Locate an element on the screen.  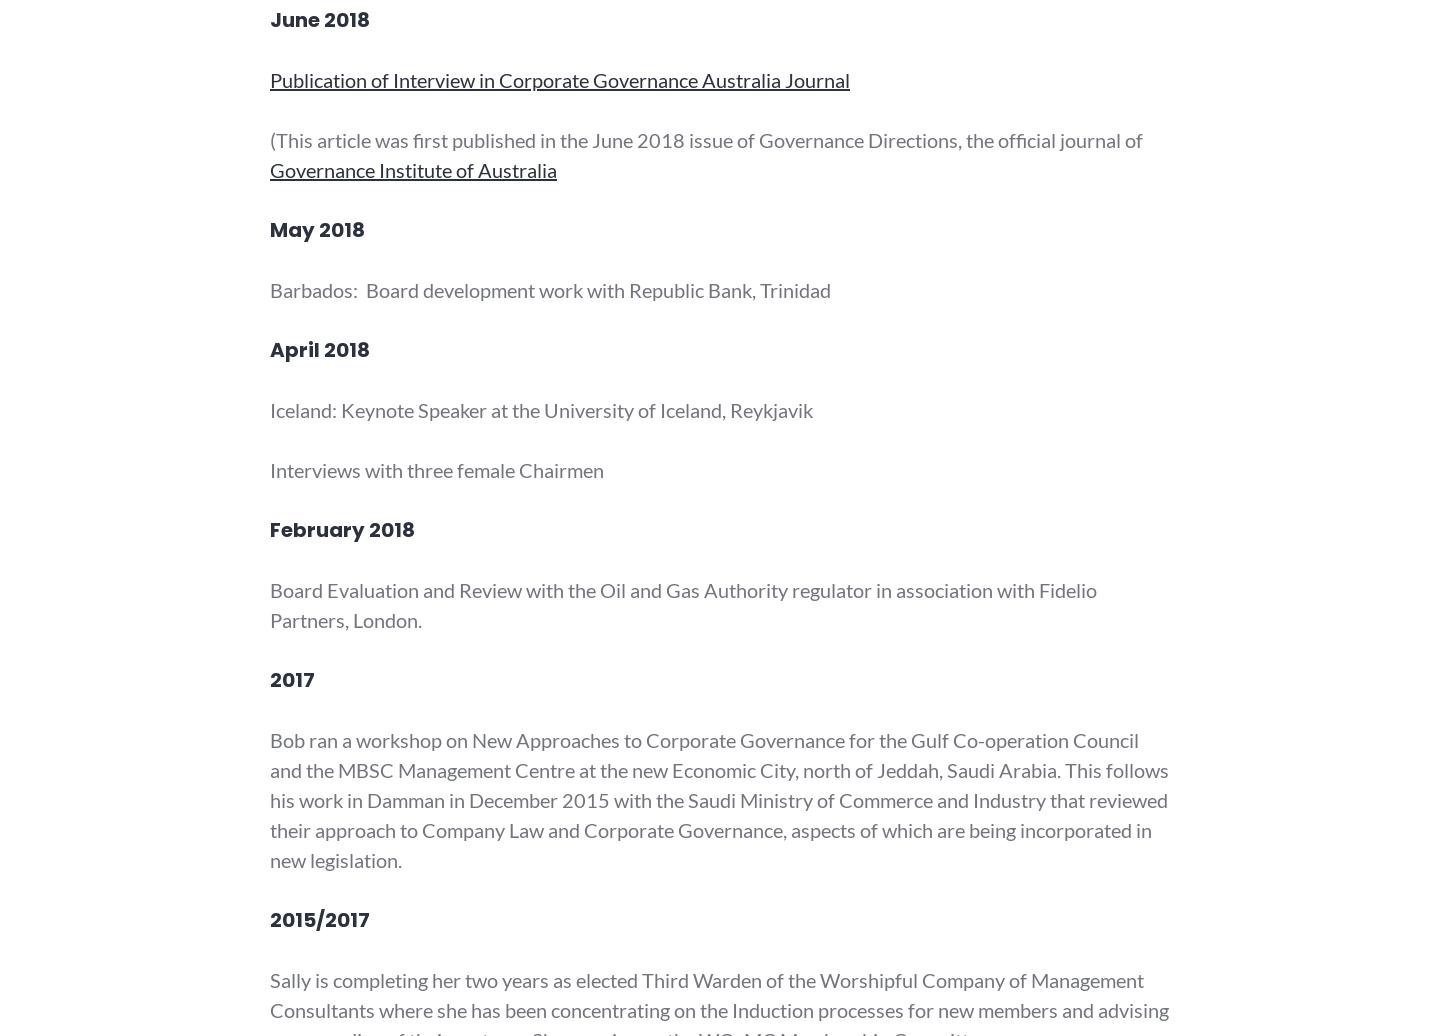
'Publication of Interview in Corporate Governance Australia Journal' is located at coordinates (269, 79).